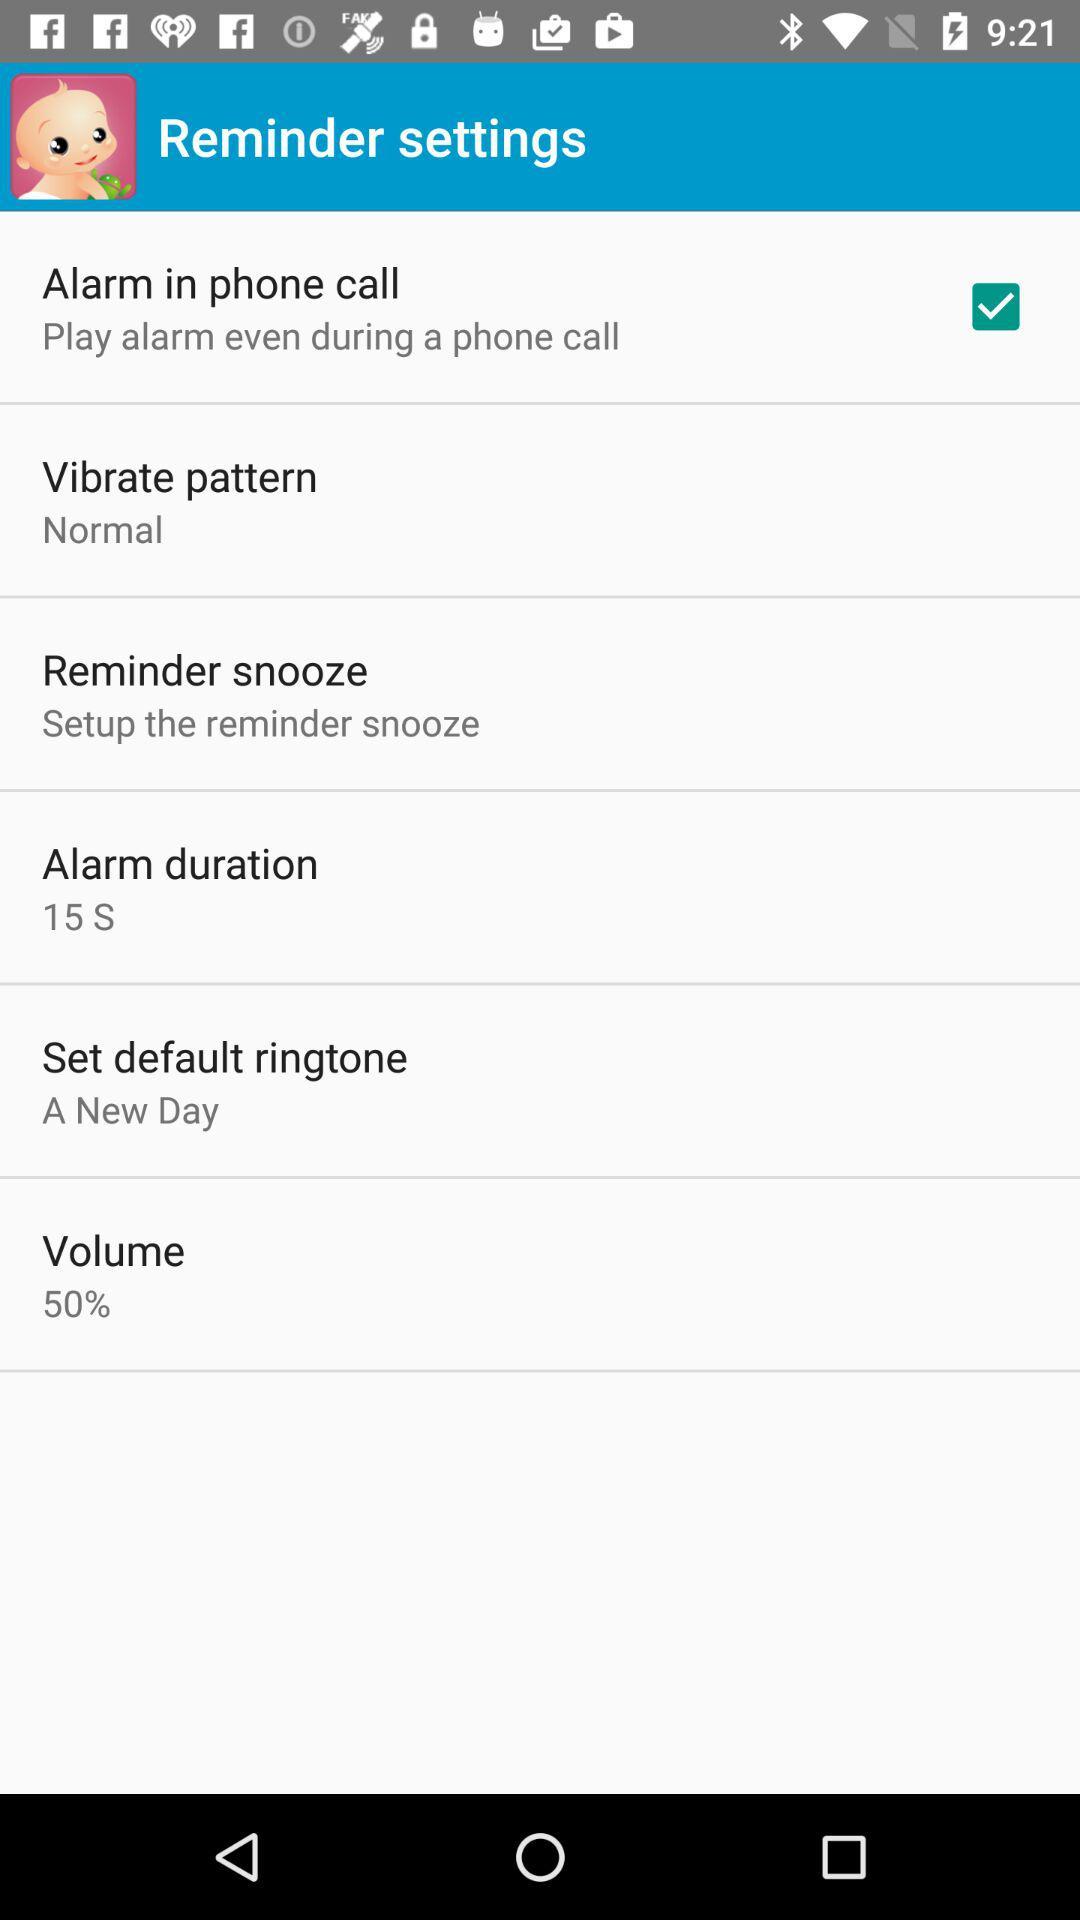 Image resolution: width=1080 pixels, height=1920 pixels. I want to click on setup the reminder item, so click(260, 721).